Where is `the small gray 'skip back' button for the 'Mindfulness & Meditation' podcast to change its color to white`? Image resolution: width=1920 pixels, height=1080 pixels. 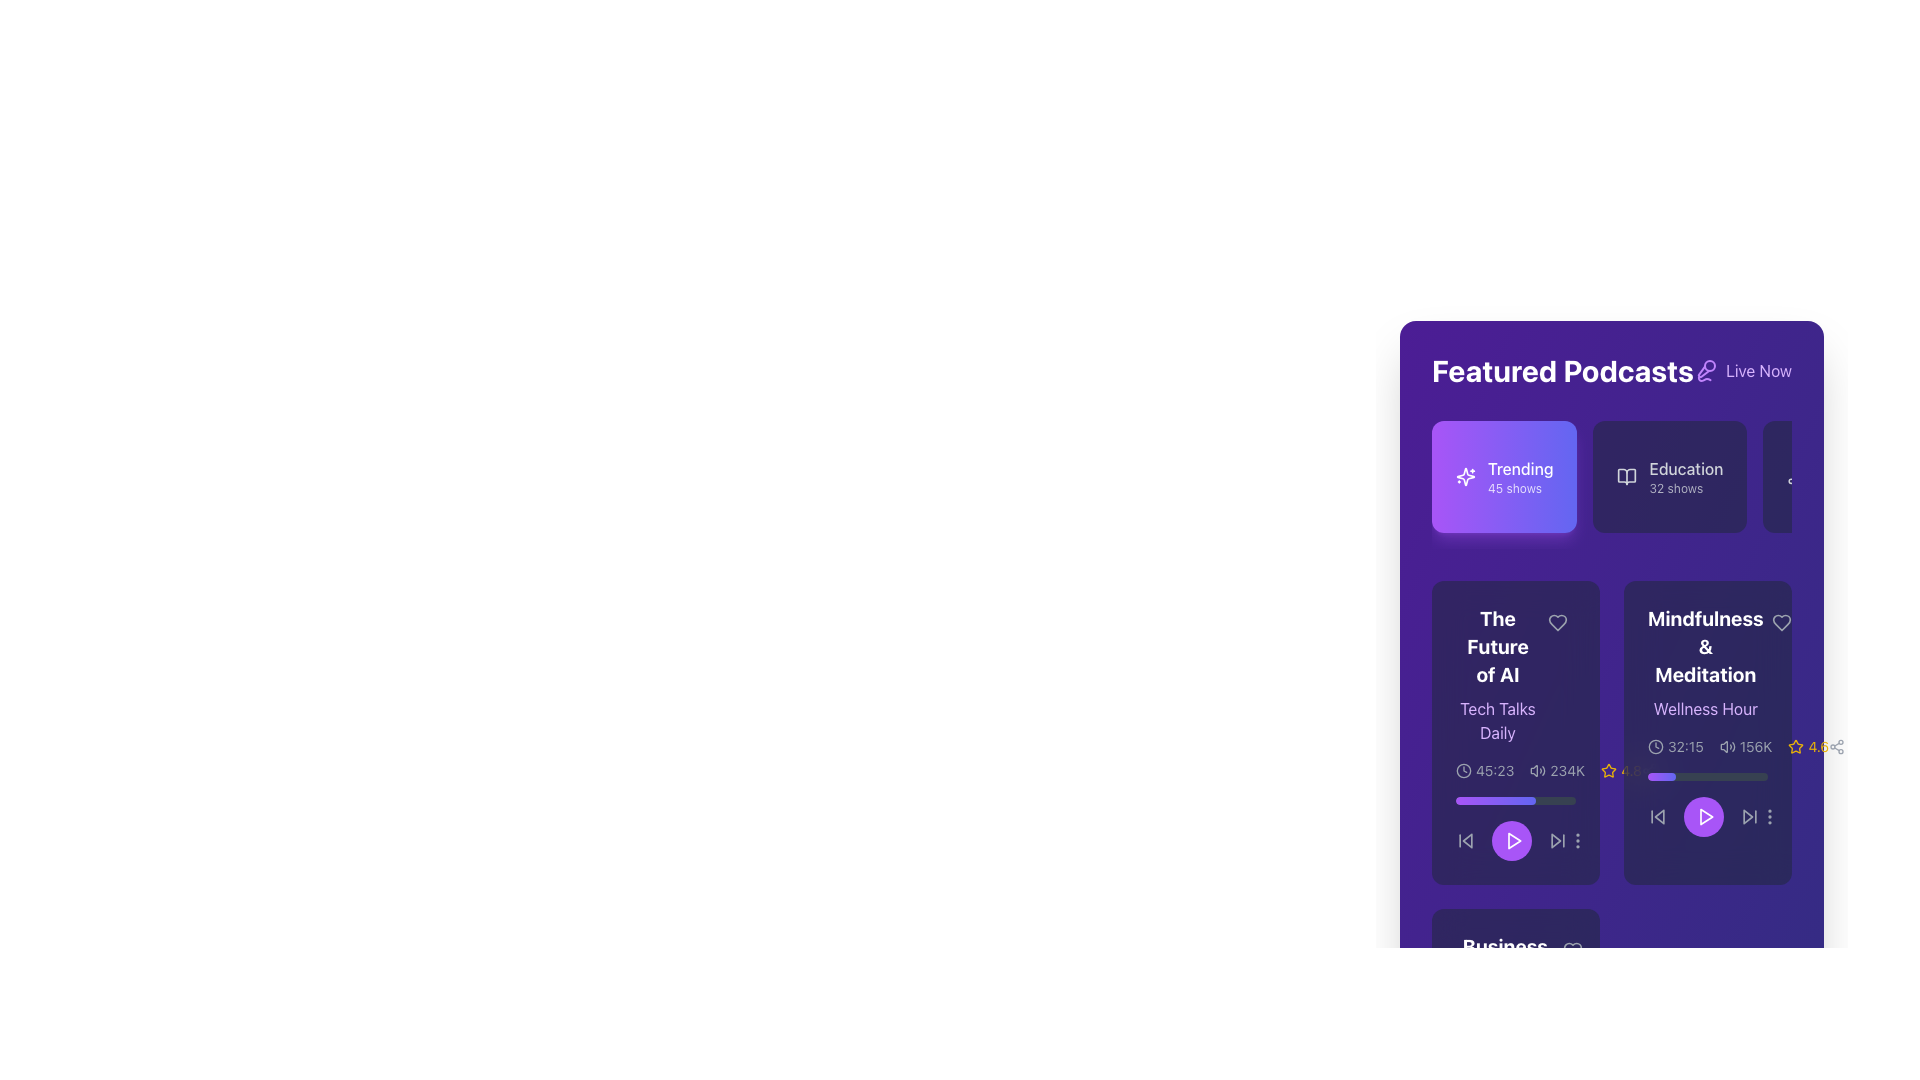
the small gray 'skip back' button for the 'Mindfulness & Meditation' podcast to change its color to white is located at coordinates (1657, 817).